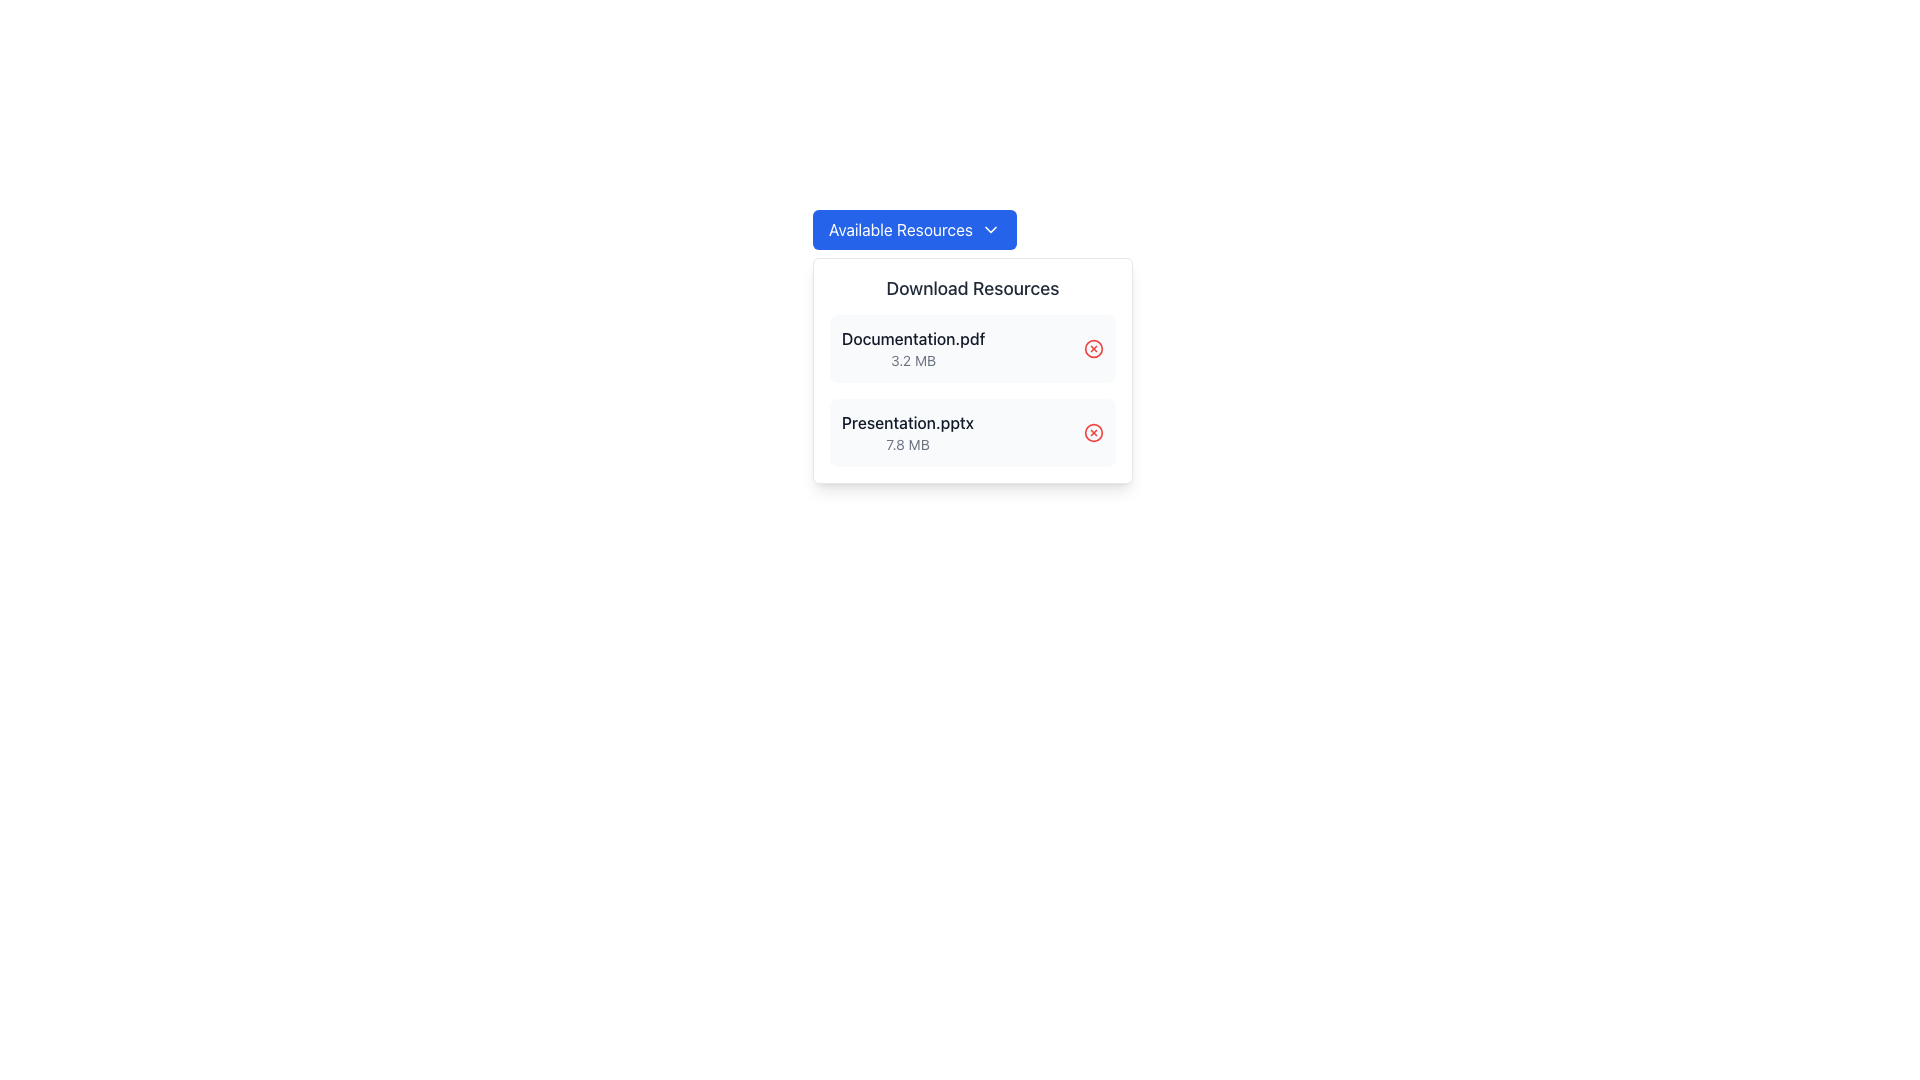 This screenshot has height=1080, width=1920. Describe the element at coordinates (906, 443) in the screenshot. I see `the static text label displaying the size of the file 'Presentation.pptx' located in the bottom-right section of the panel for downloadable resources` at that location.